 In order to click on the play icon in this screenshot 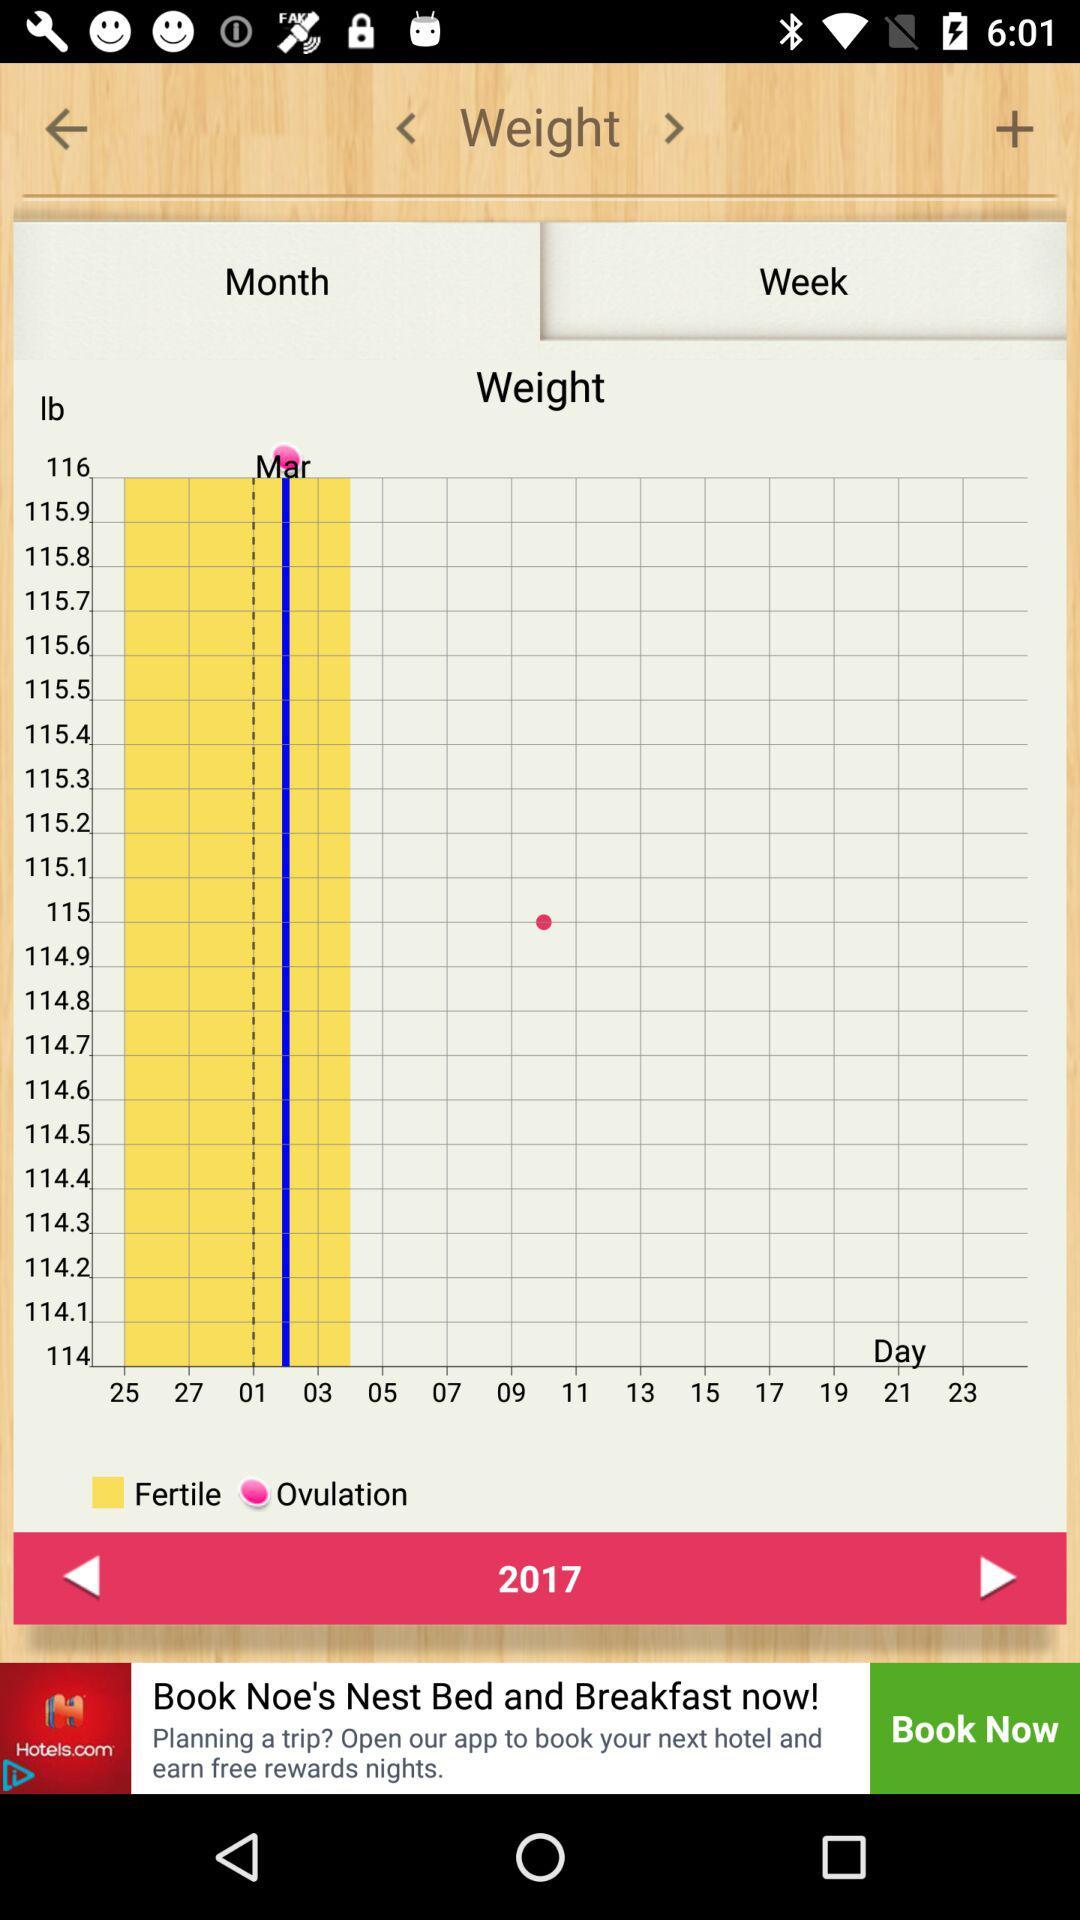, I will do `click(18, 1775)`.